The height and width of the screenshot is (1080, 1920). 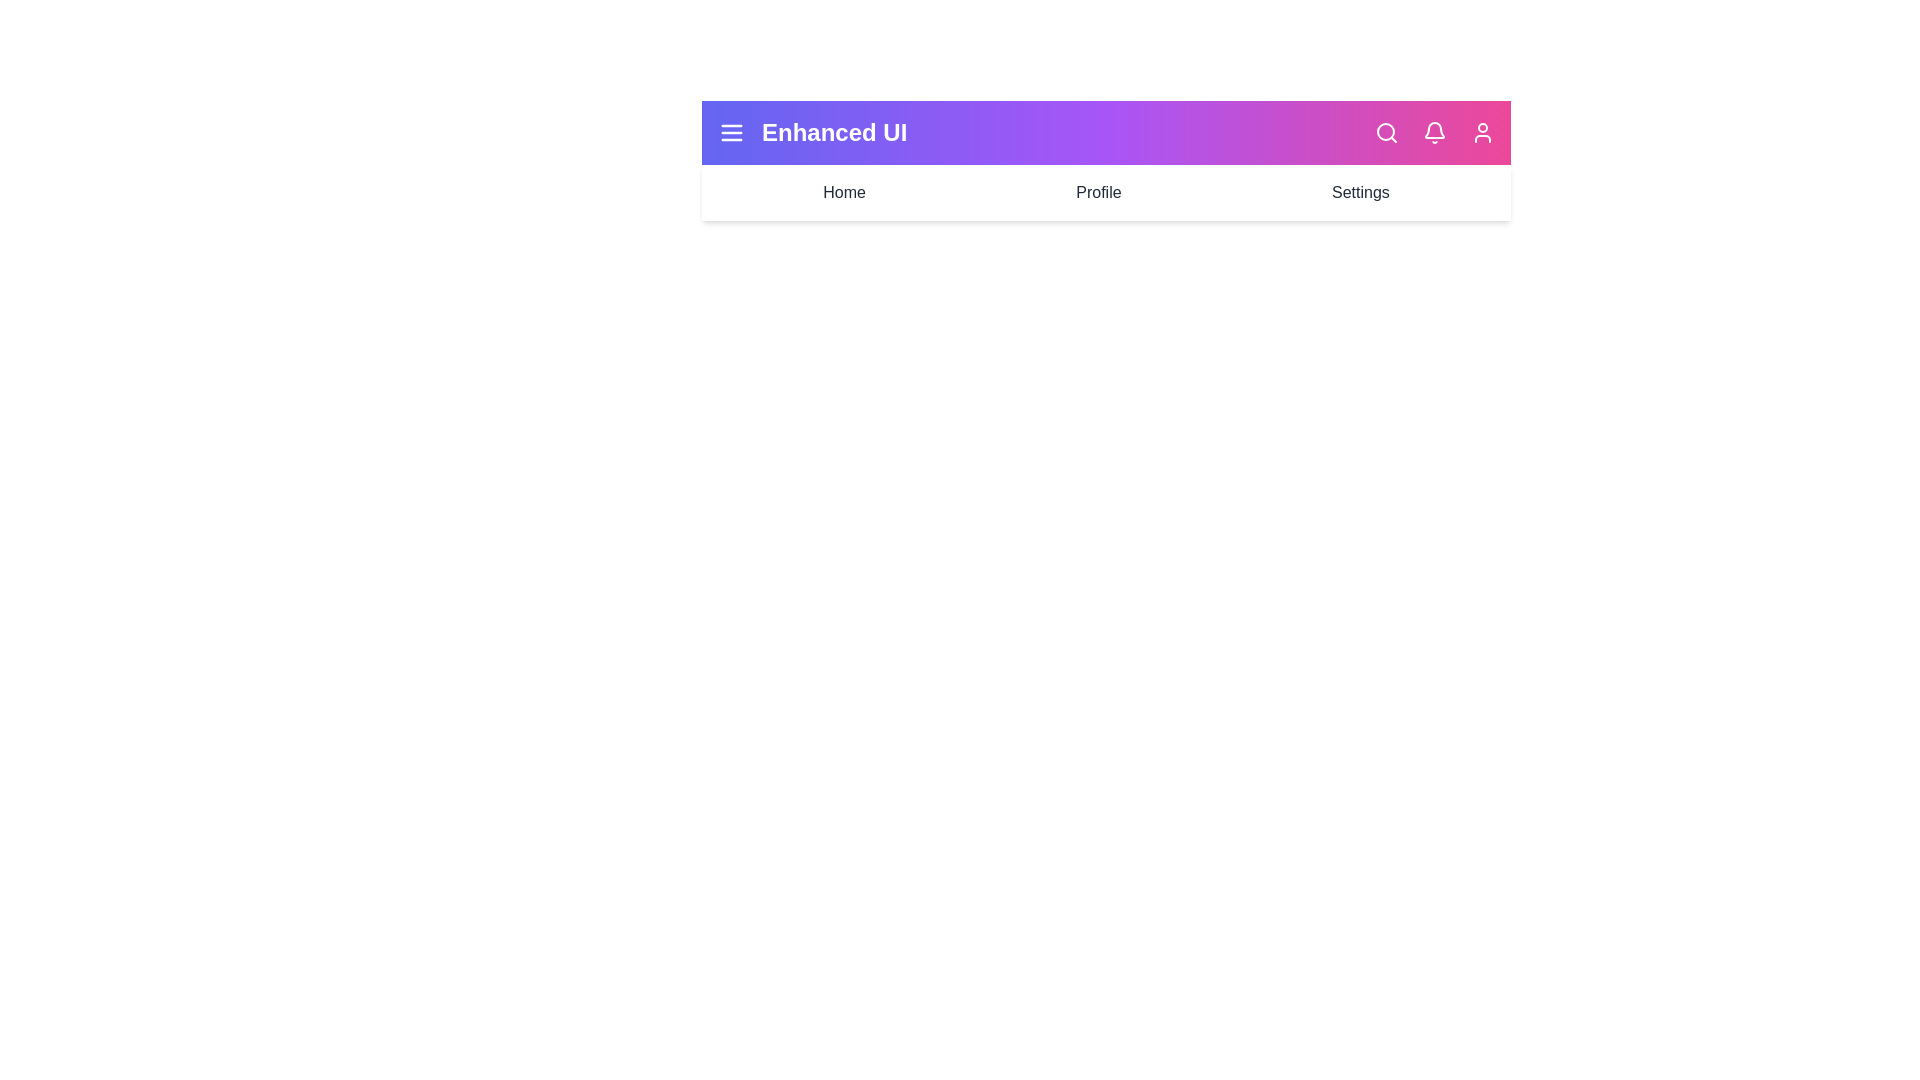 What do you see at coordinates (1434, 132) in the screenshot?
I see `the Notifications icon in the EnhancedAppBar` at bounding box center [1434, 132].